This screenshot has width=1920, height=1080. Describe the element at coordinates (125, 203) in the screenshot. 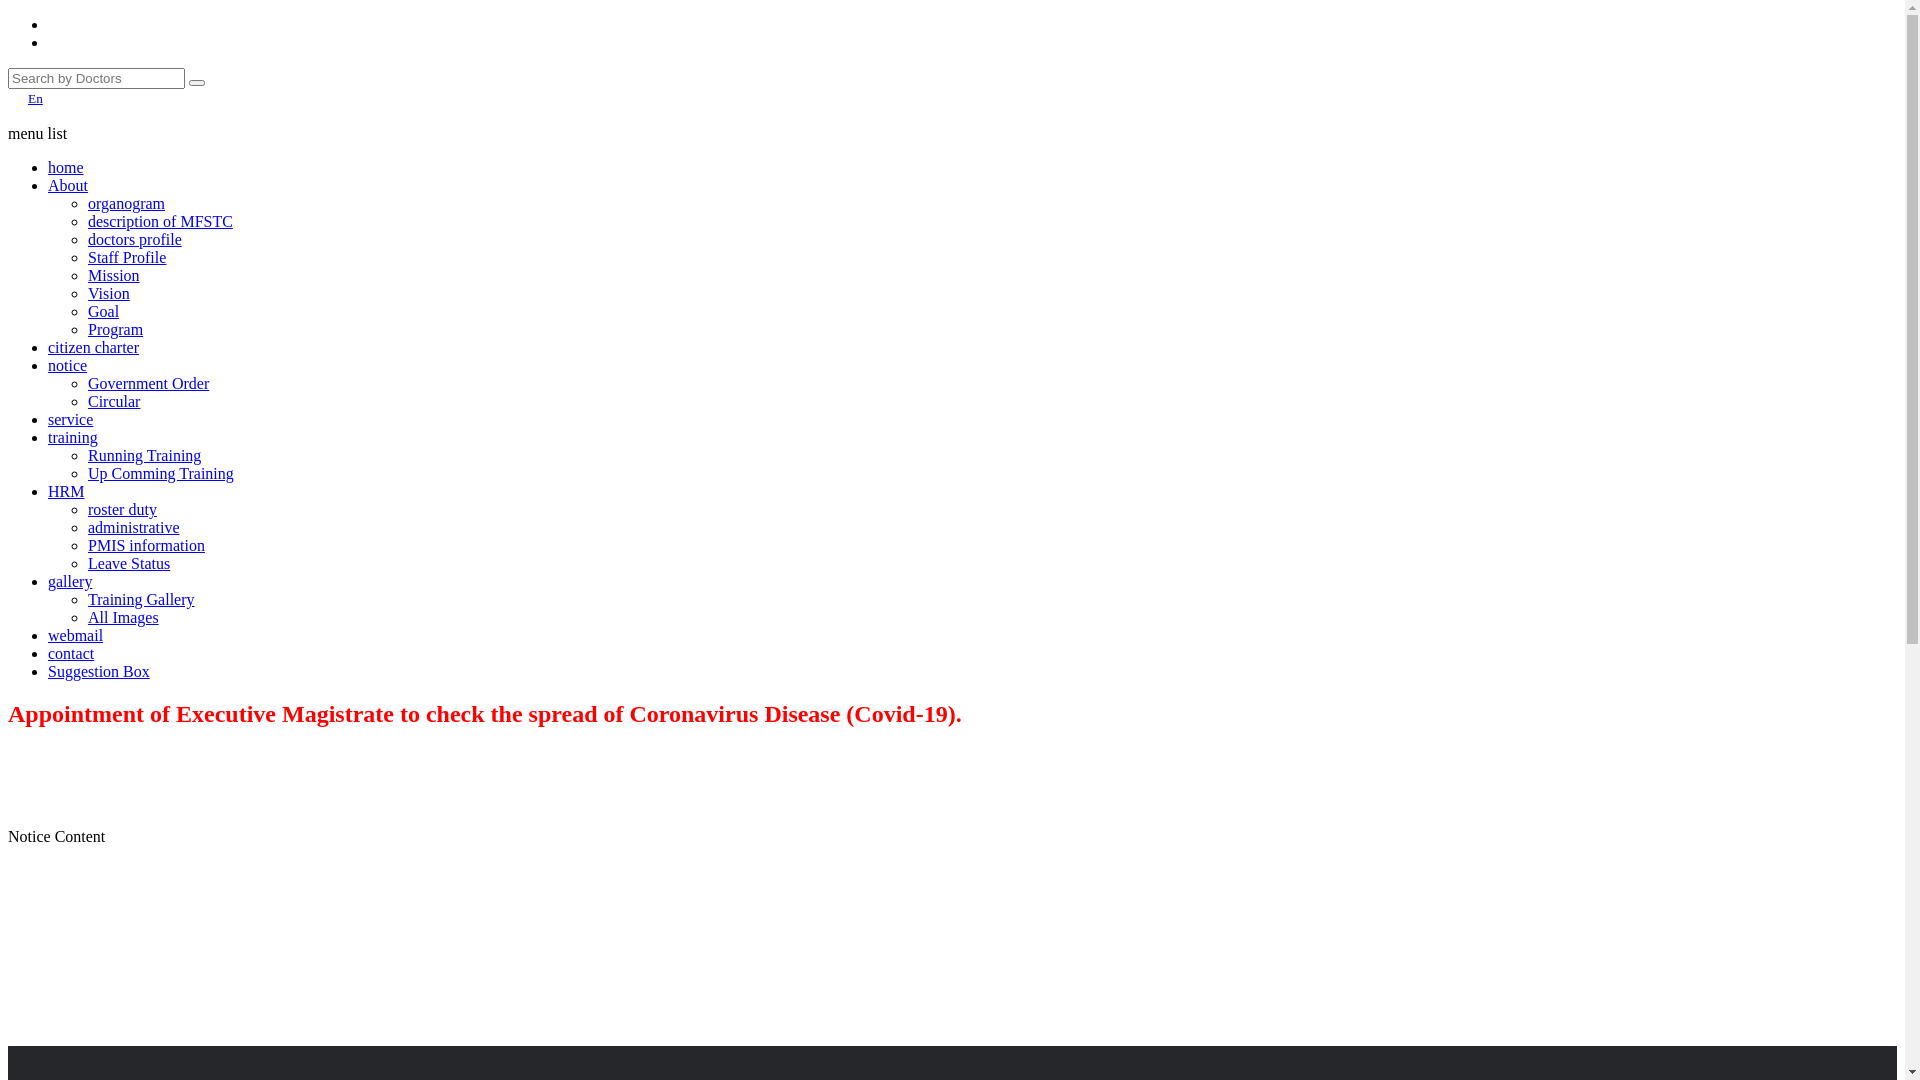

I see `'organogram'` at that location.